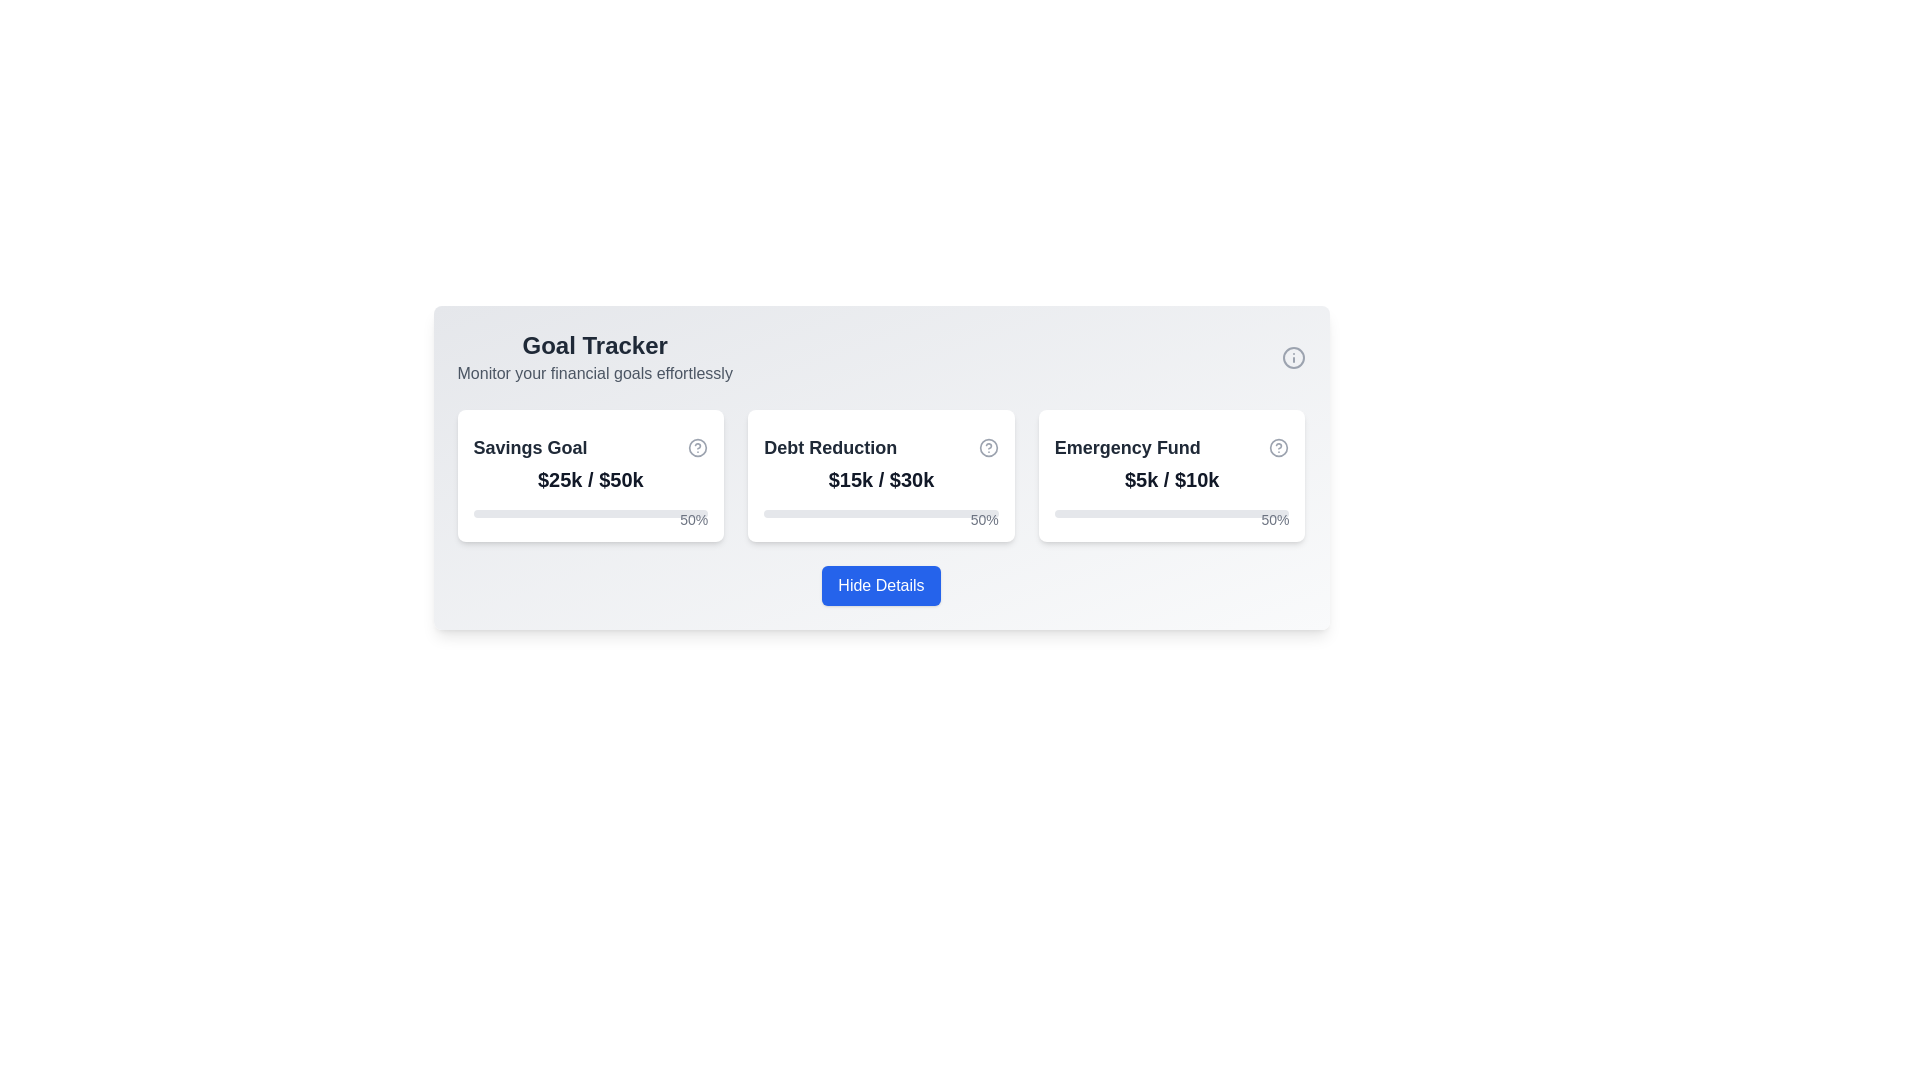 The image size is (1920, 1080). What do you see at coordinates (589, 512) in the screenshot?
I see `the Progress Bar that displays the 'Savings Goal' progress, which is visually represented by a filled portion corresponding to '50%' and located in the first card below the text '$25k / $50k'` at bounding box center [589, 512].